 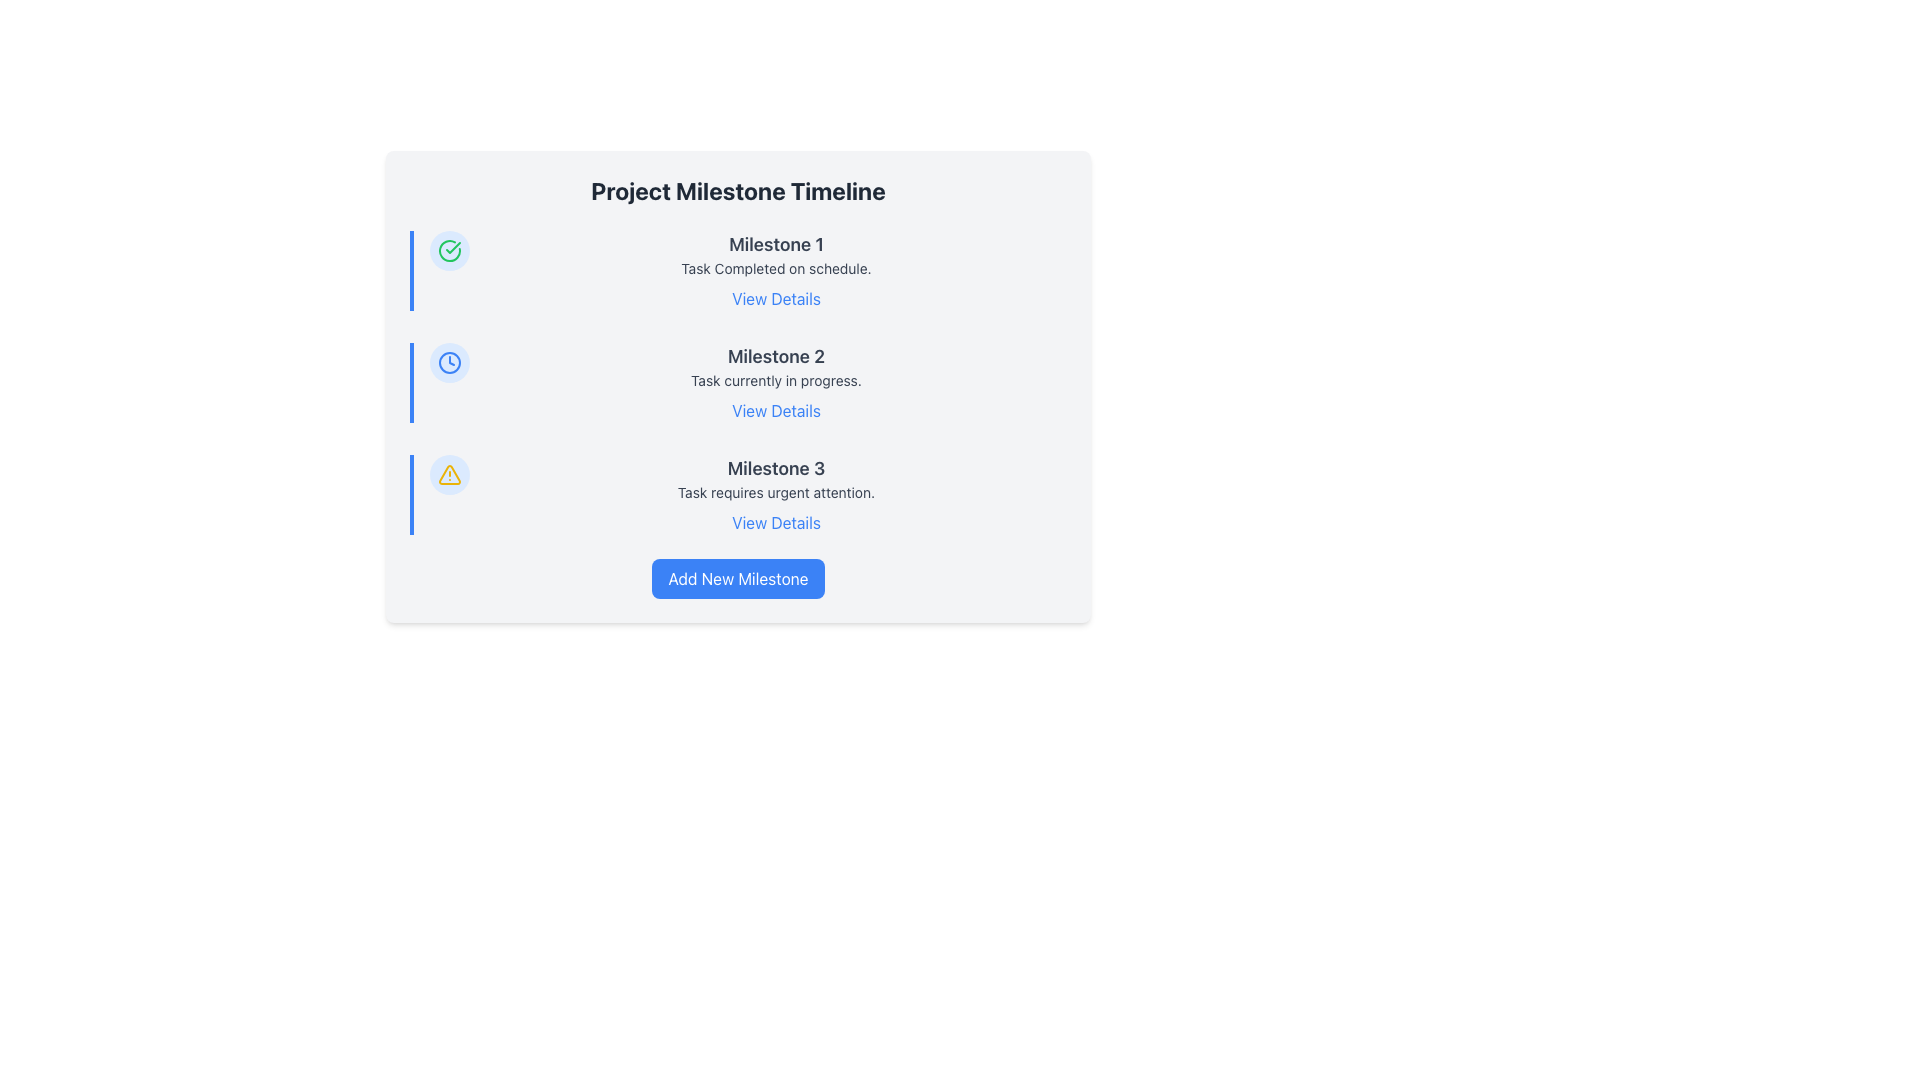 What do you see at coordinates (449, 474) in the screenshot?
I see `the alert icon indicating an alert or warning for 'Milestone 3', located below the previous milestones on the left side of its description` at bounding box center [449, 474].